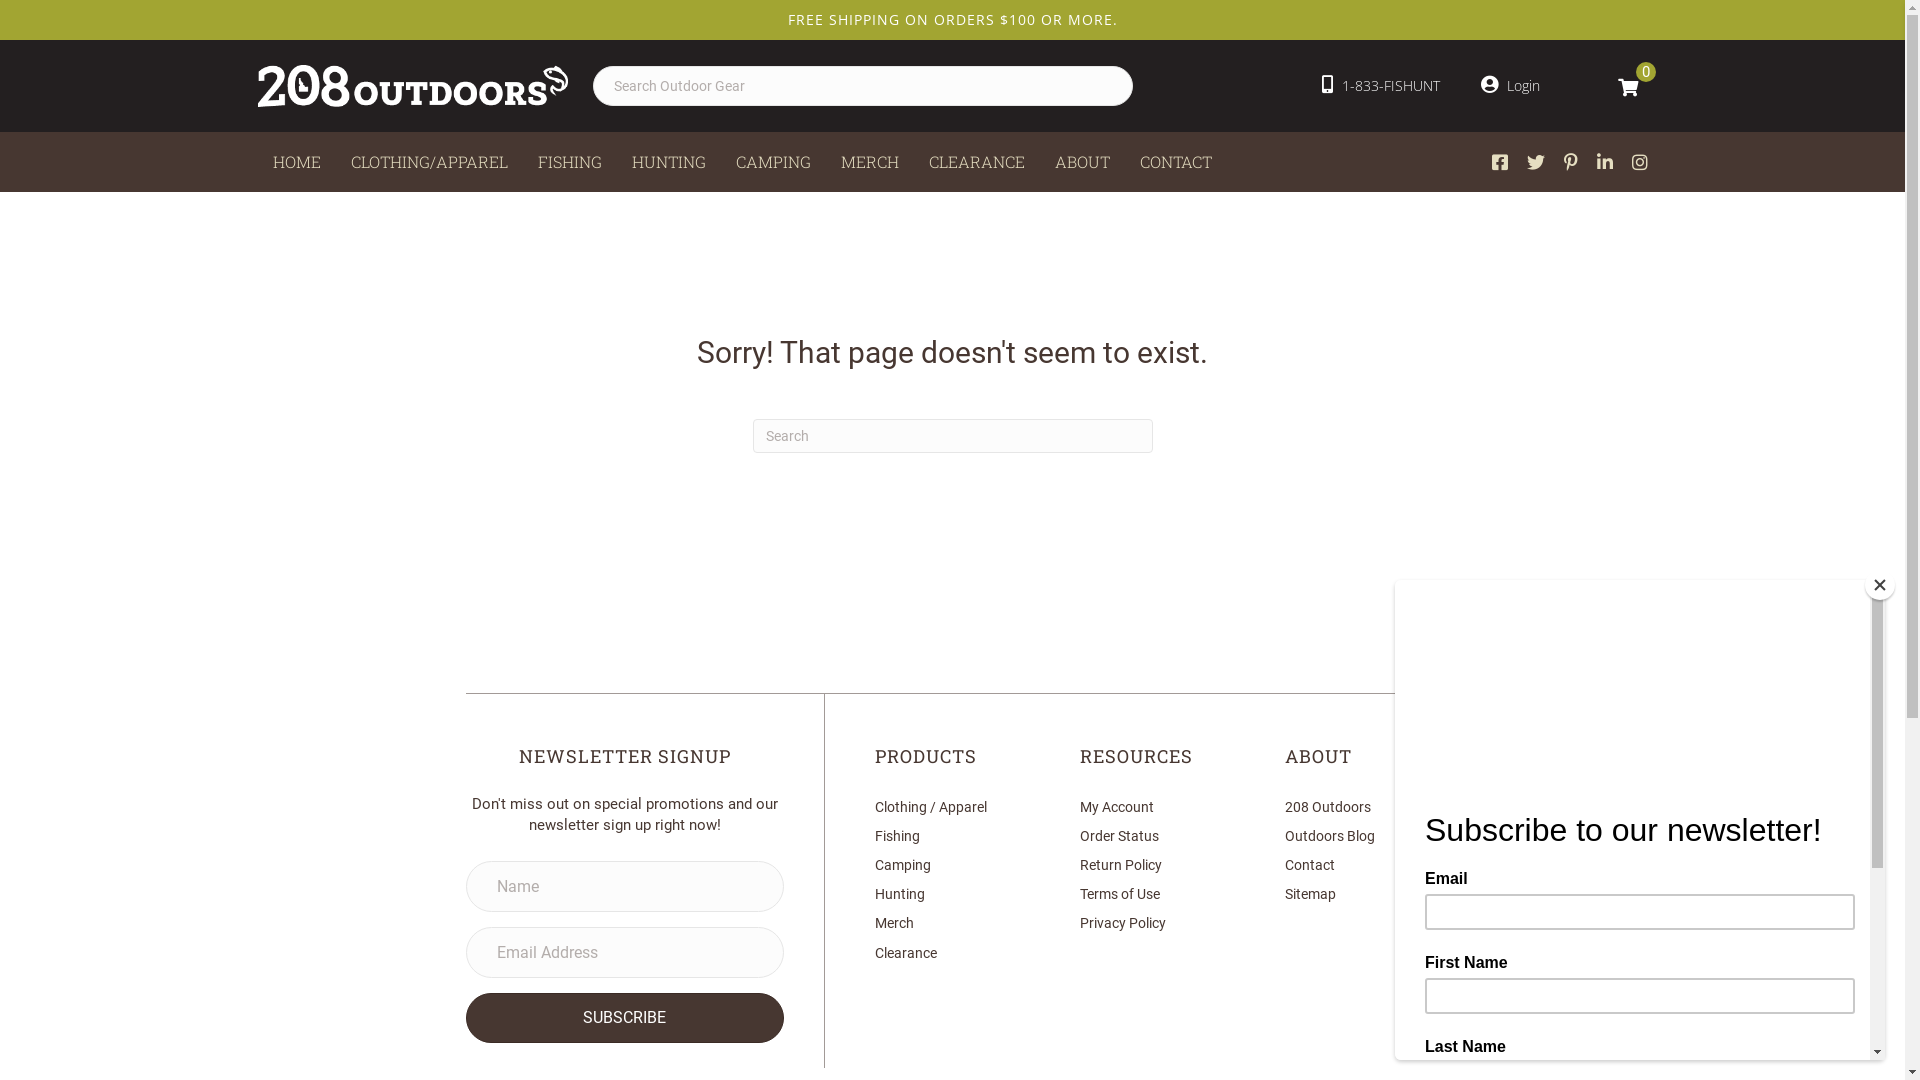 This screenshot has width=1920, height=1080. Describe the element at coordinates (1328, 805) in the screenshot. I see `'208 Outdoors'` at that location.